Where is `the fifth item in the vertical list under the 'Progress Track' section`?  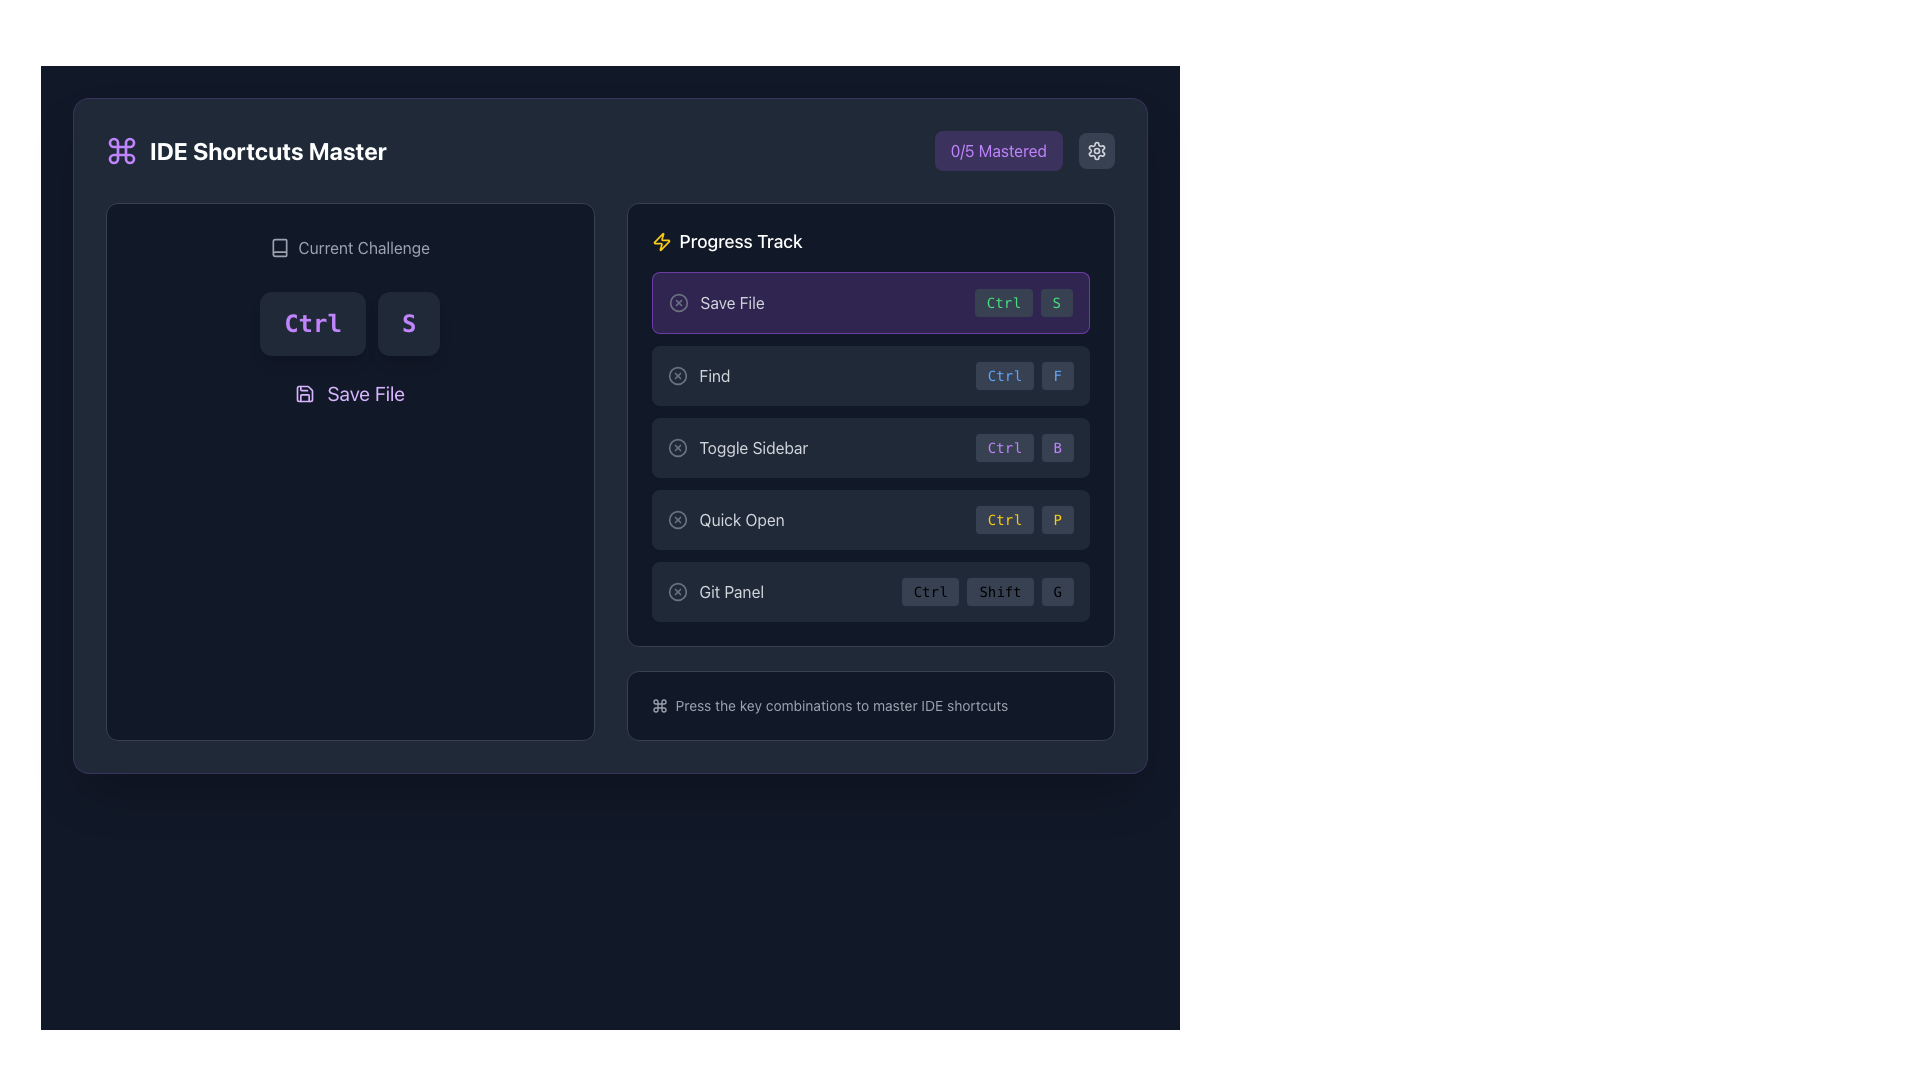
the fifth item in the vertical list under the 'Progress Track' section is located at coordinates (870, 590).